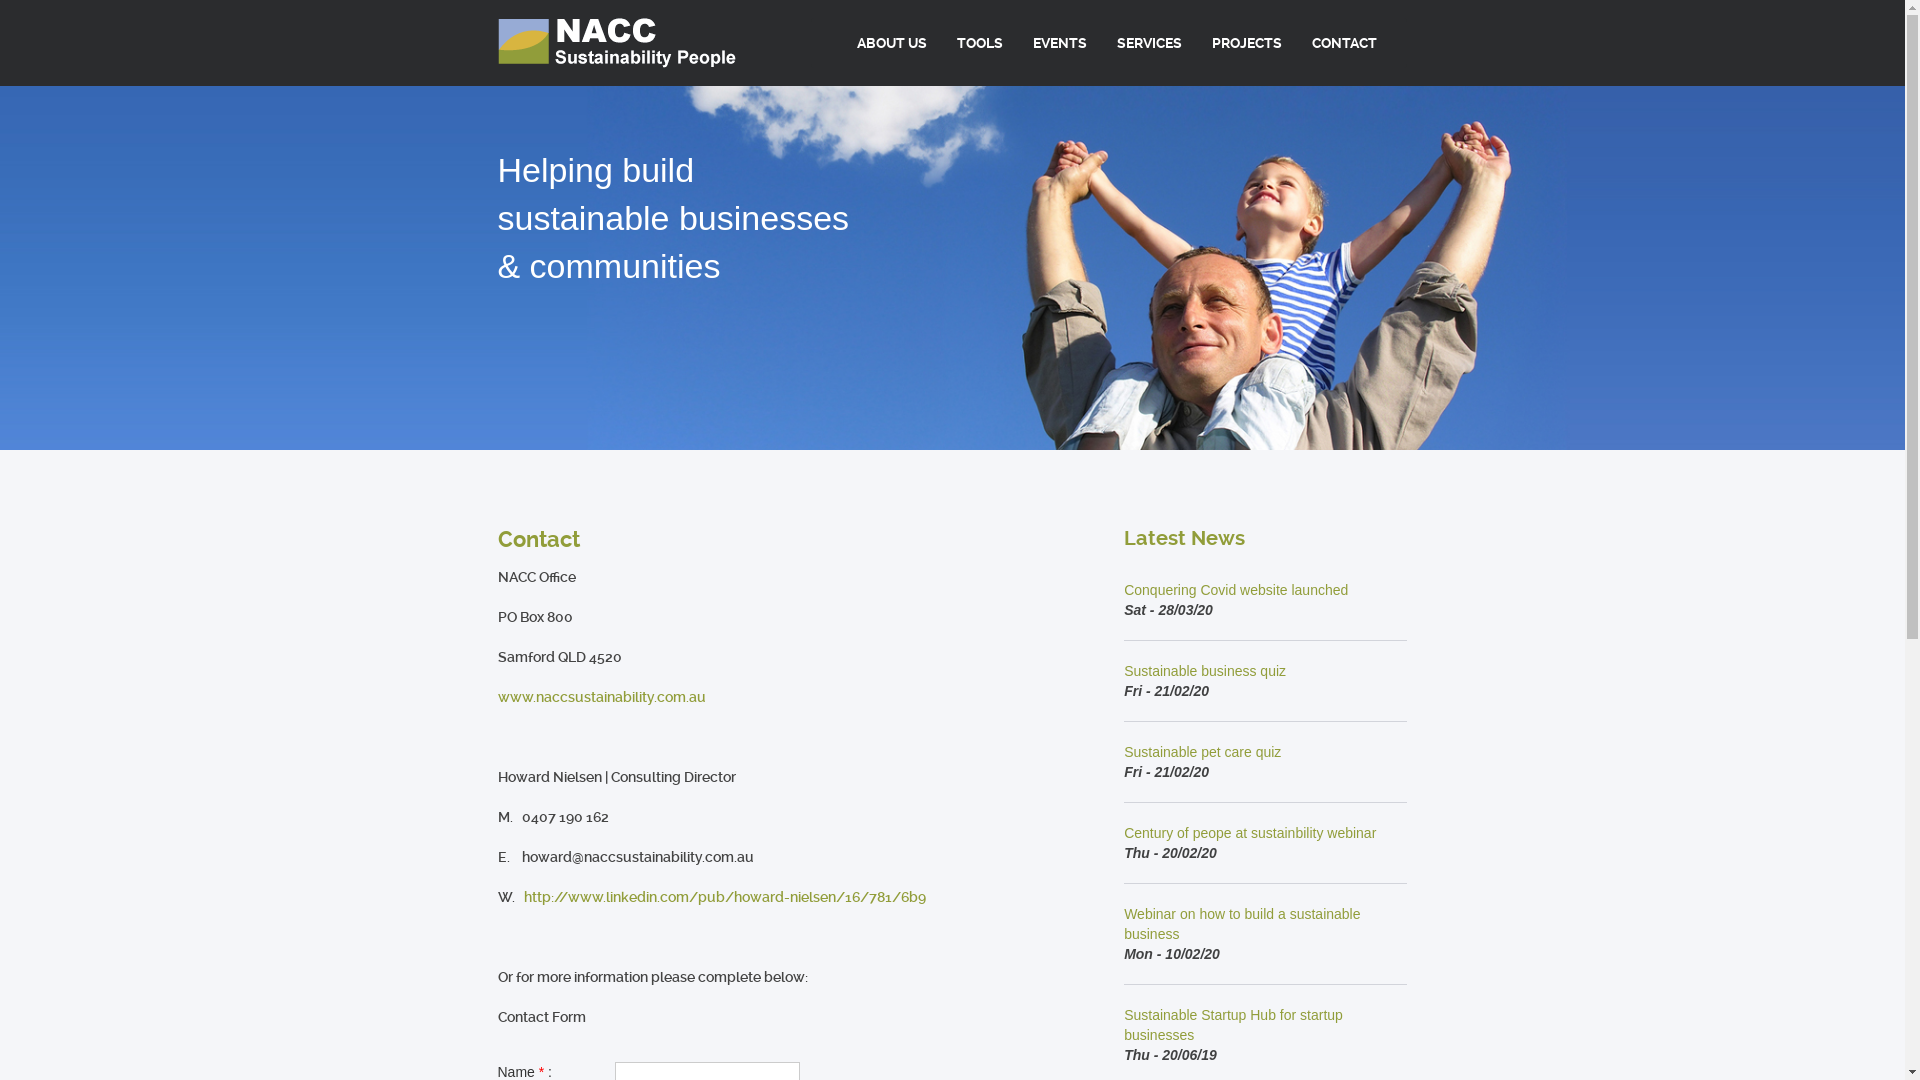 Image resolution: width=1920 pixels, height=1080 pixels. I want to click on 'PROJECTS', so click(1196, 42).